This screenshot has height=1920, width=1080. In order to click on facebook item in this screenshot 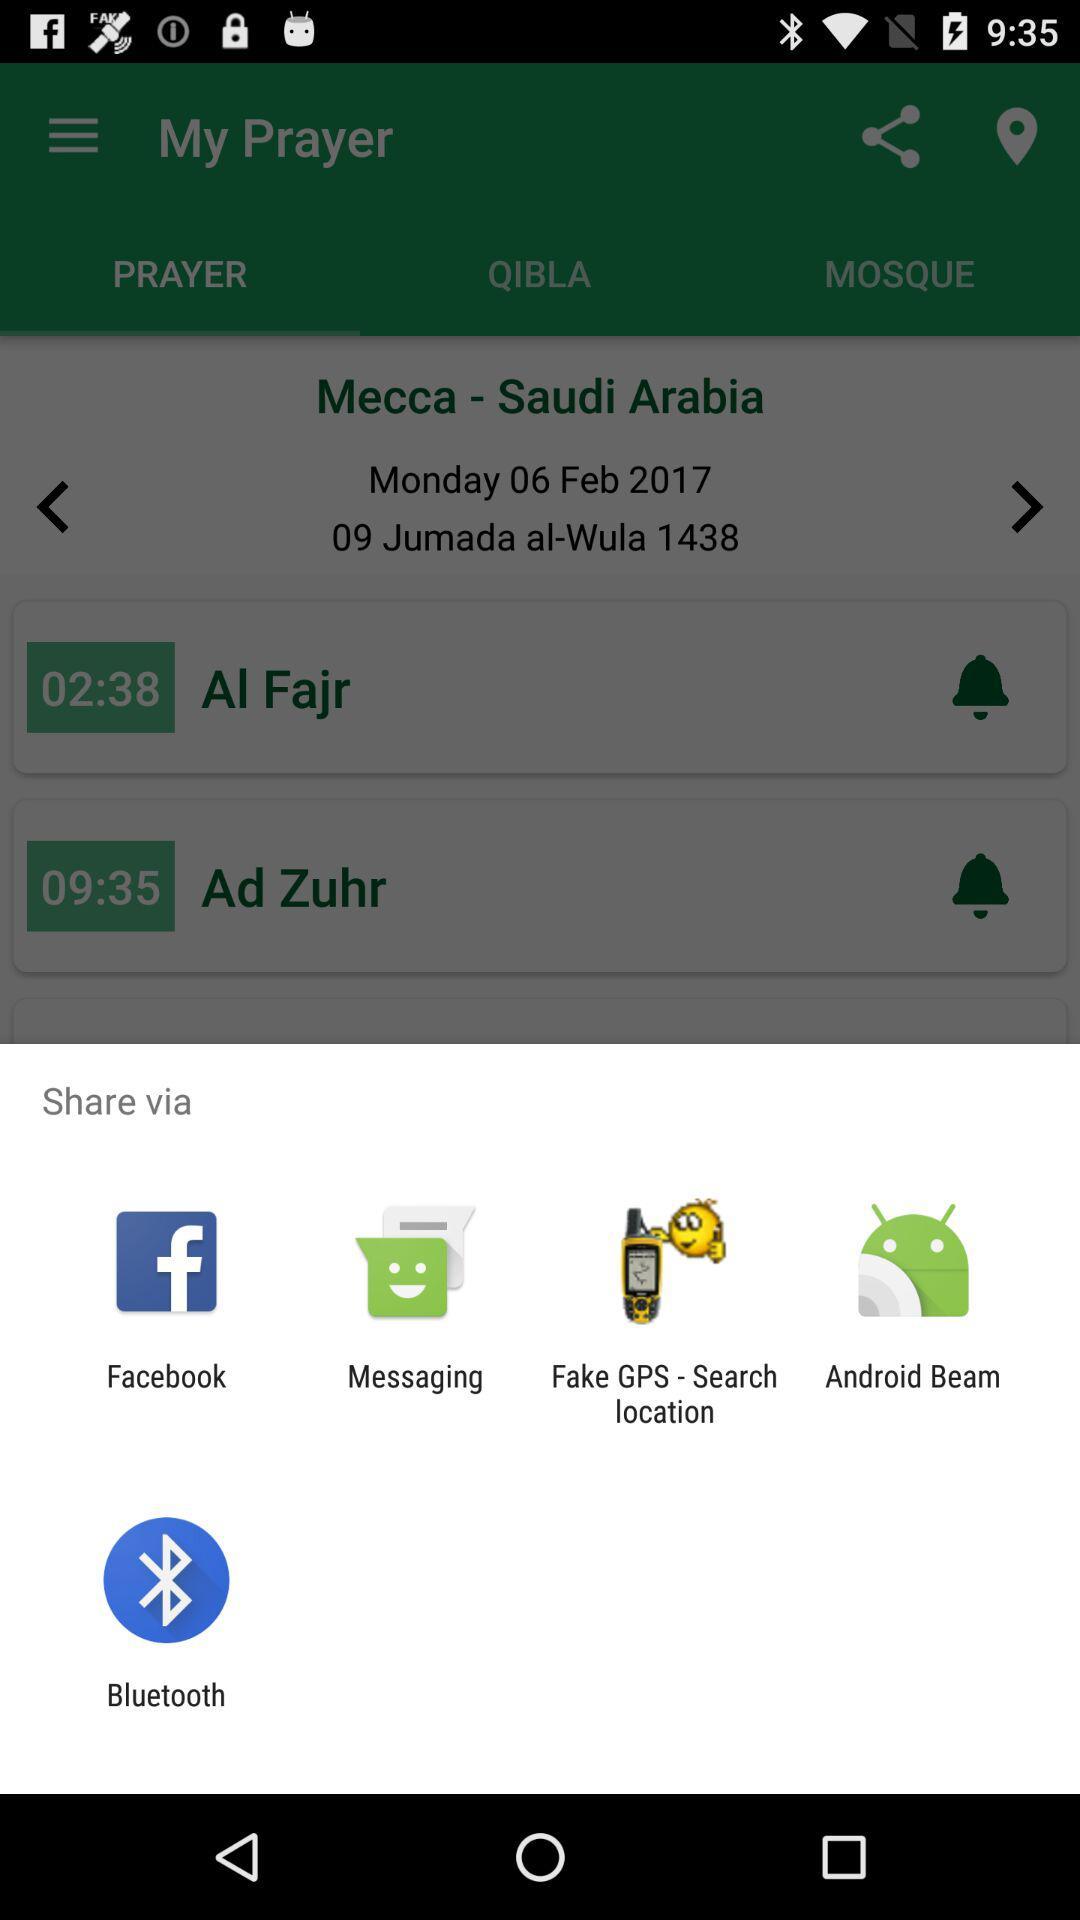, I will do `click(165, 1392)`.